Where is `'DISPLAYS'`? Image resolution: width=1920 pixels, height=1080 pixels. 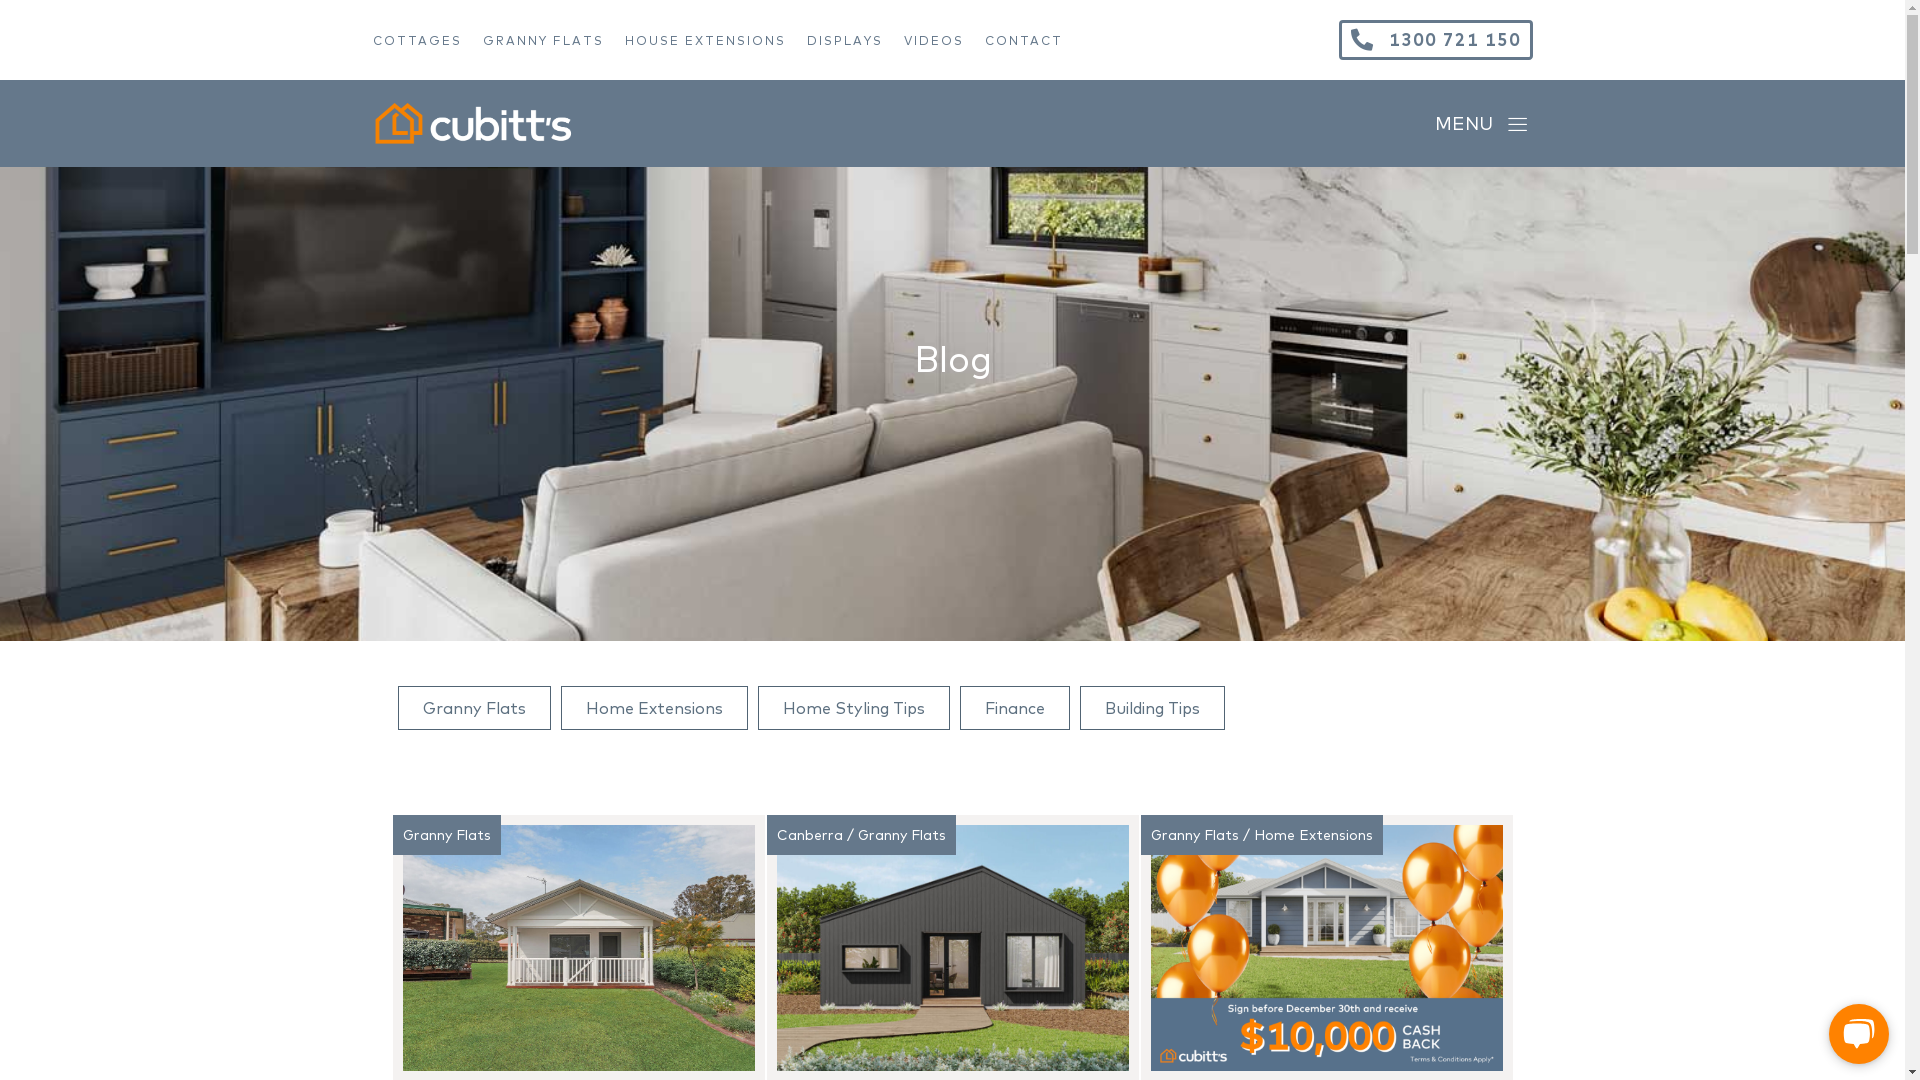
'DISPLAYS' is located at coordinates (854, 40).